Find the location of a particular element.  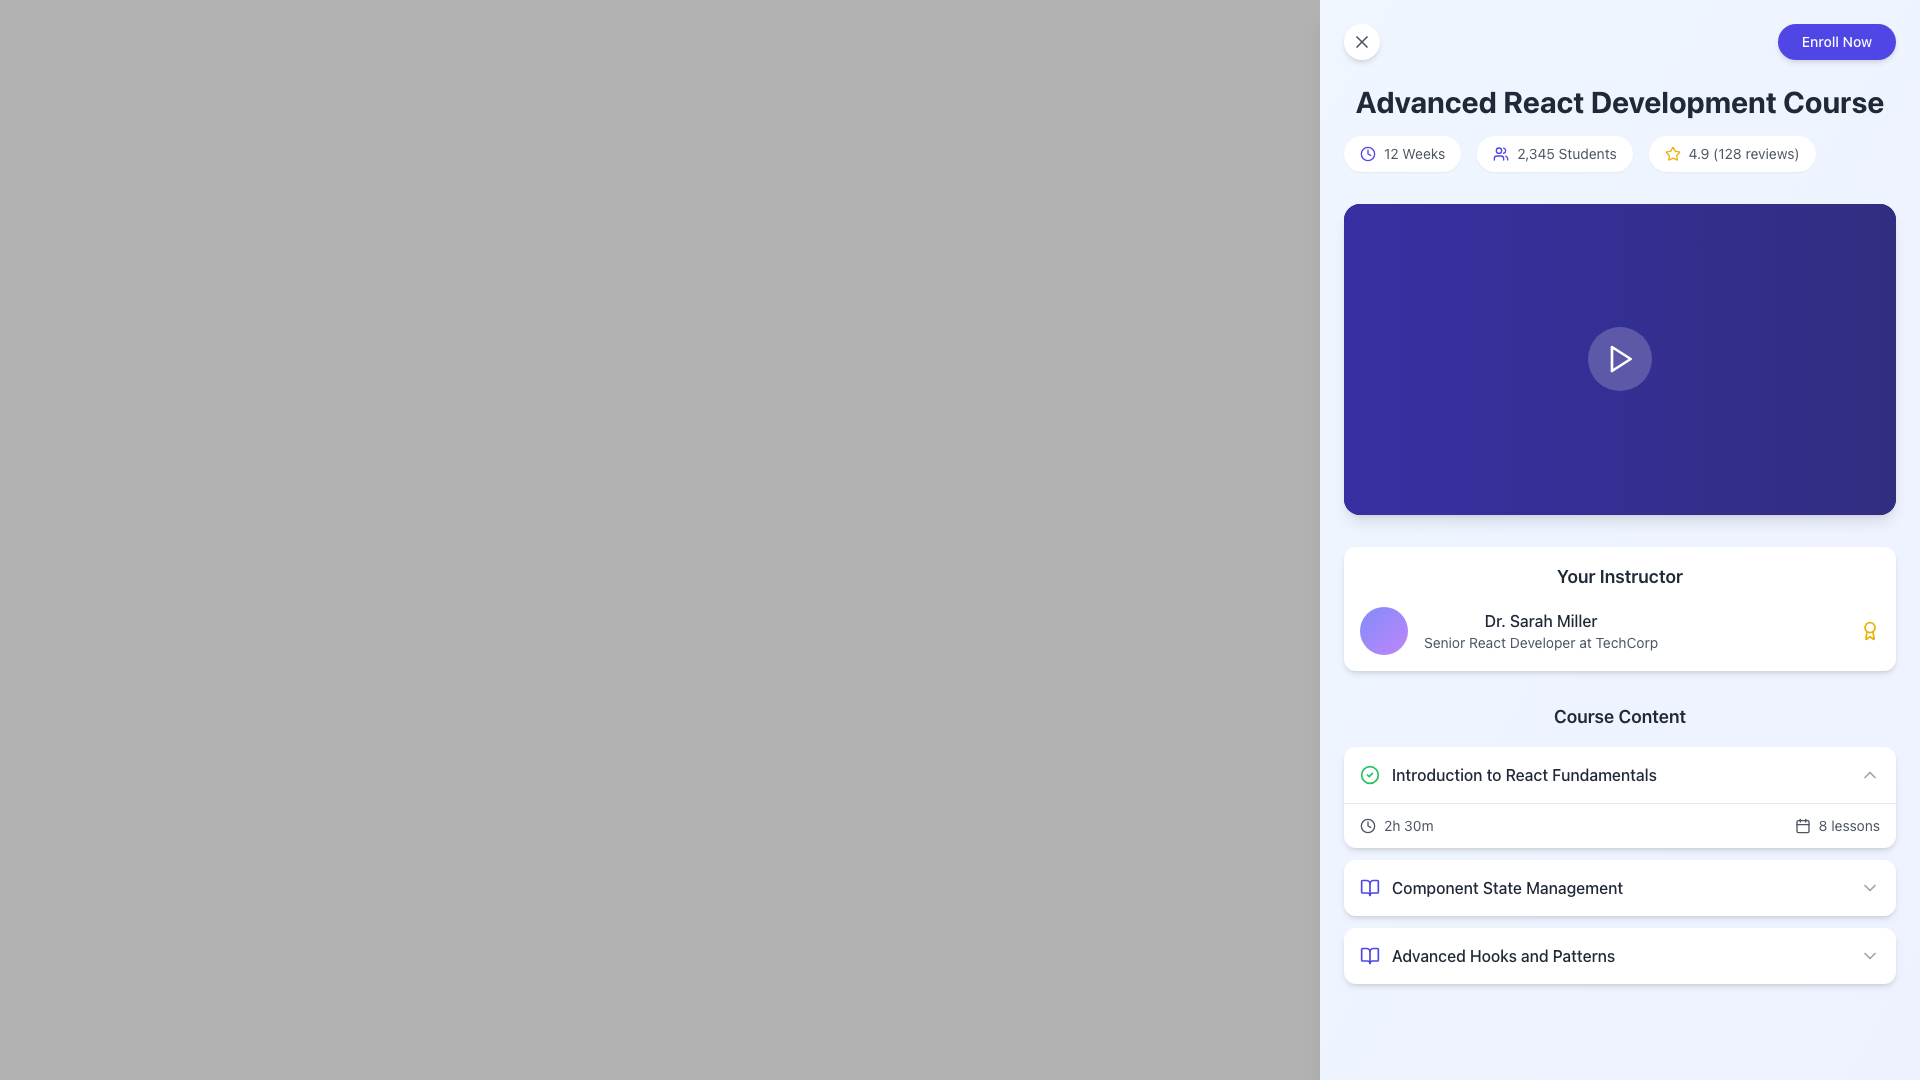

the text label displaying '8 lessons' with an adjacent calendar icon, located beneath the 'Course Content' heading and to the right of the '2h 30m' text is located at coordinates (1837, 825).